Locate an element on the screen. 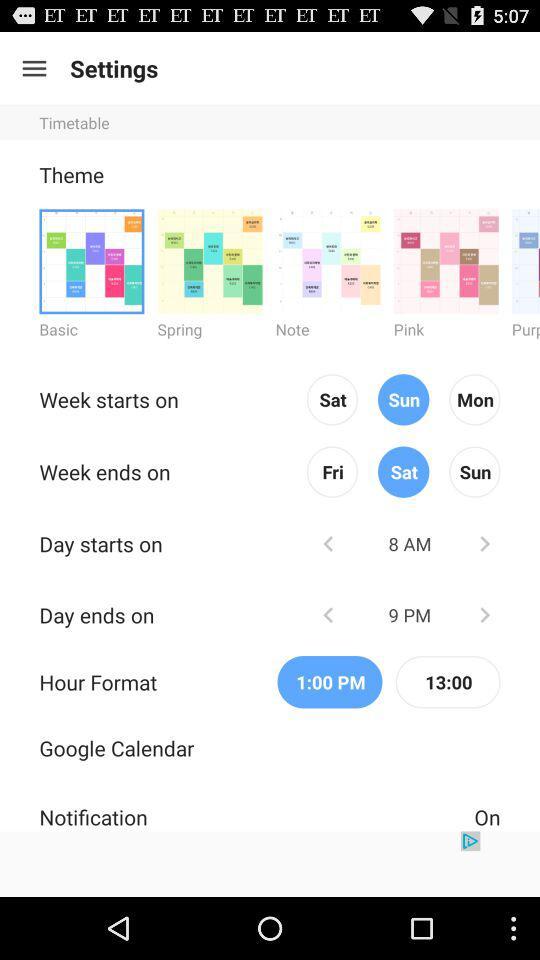 This screenshot has height=960, width=540. go back is located at coordinates (328, 543).